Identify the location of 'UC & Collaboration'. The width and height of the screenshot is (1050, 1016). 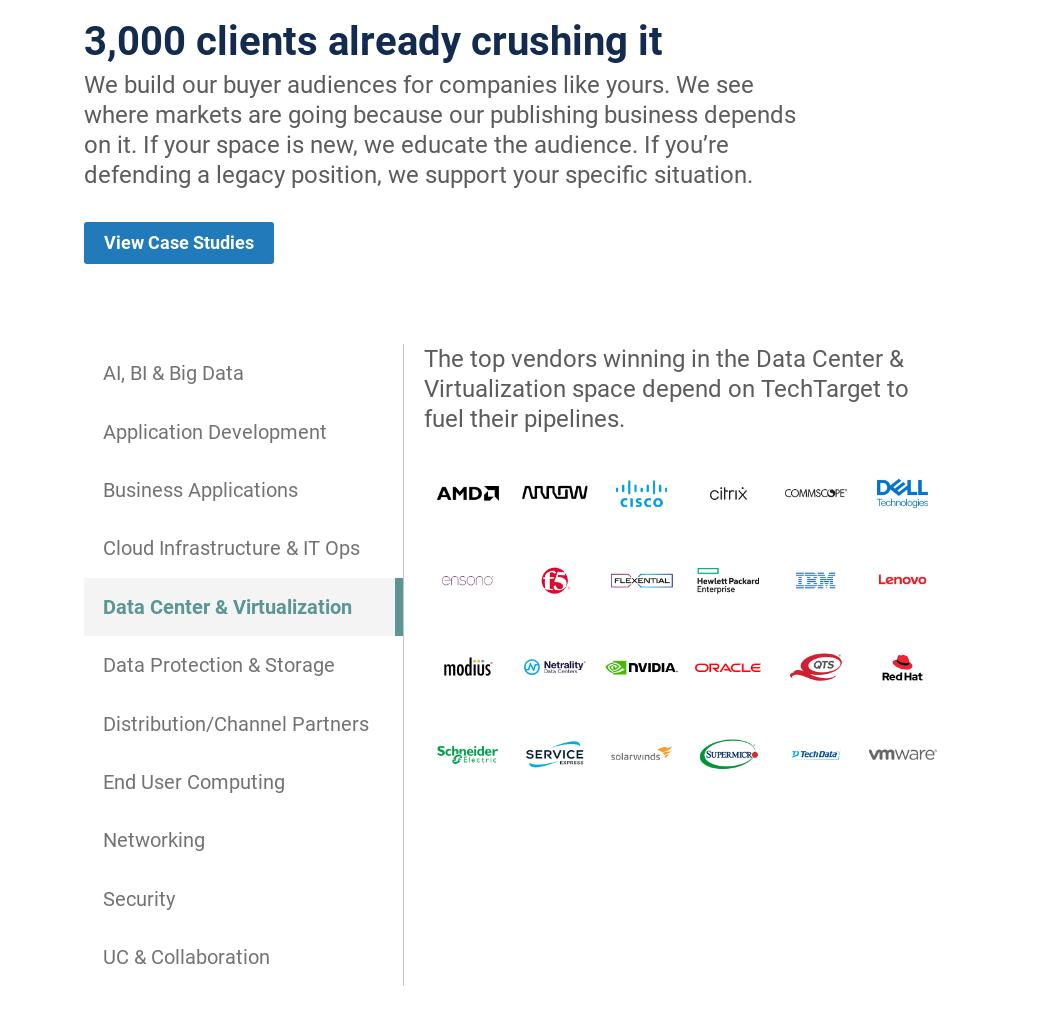
(103, 956).